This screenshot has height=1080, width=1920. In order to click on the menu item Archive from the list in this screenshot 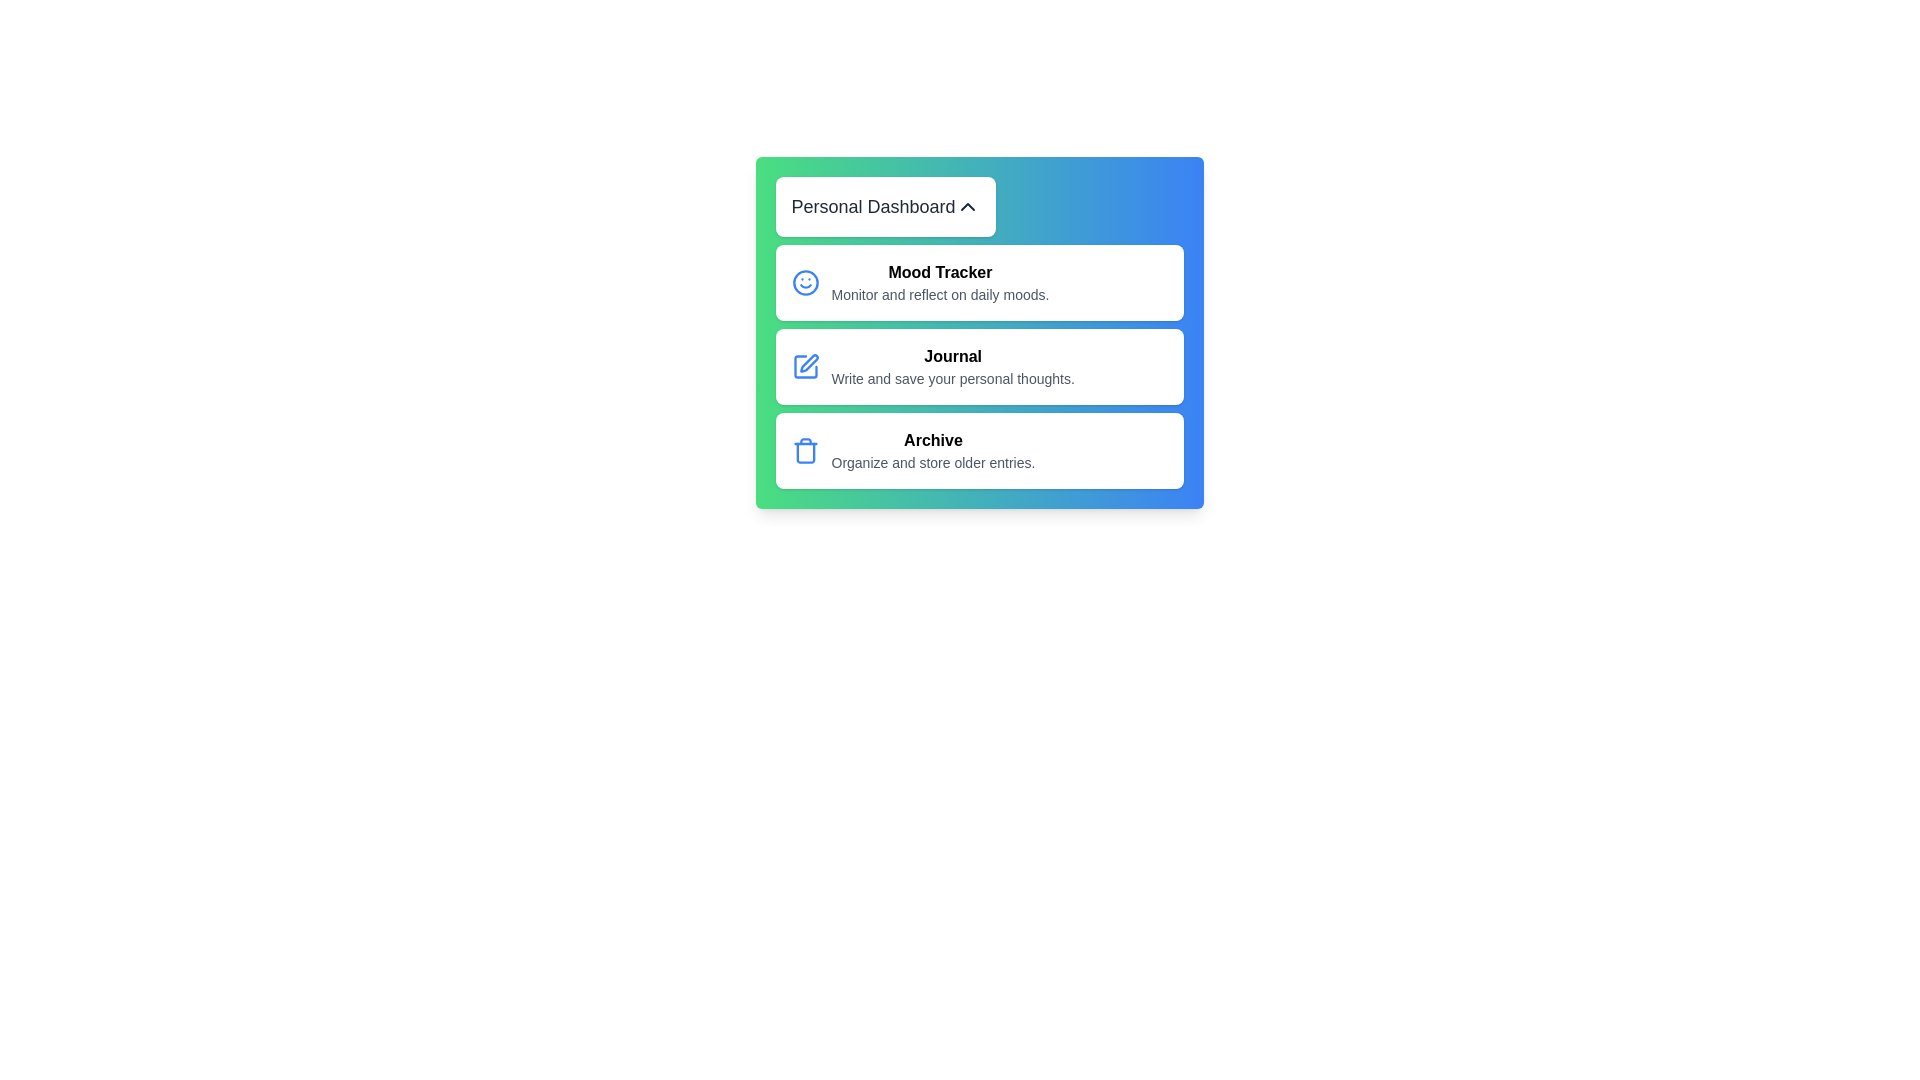, I will do `click(979, 451)`.